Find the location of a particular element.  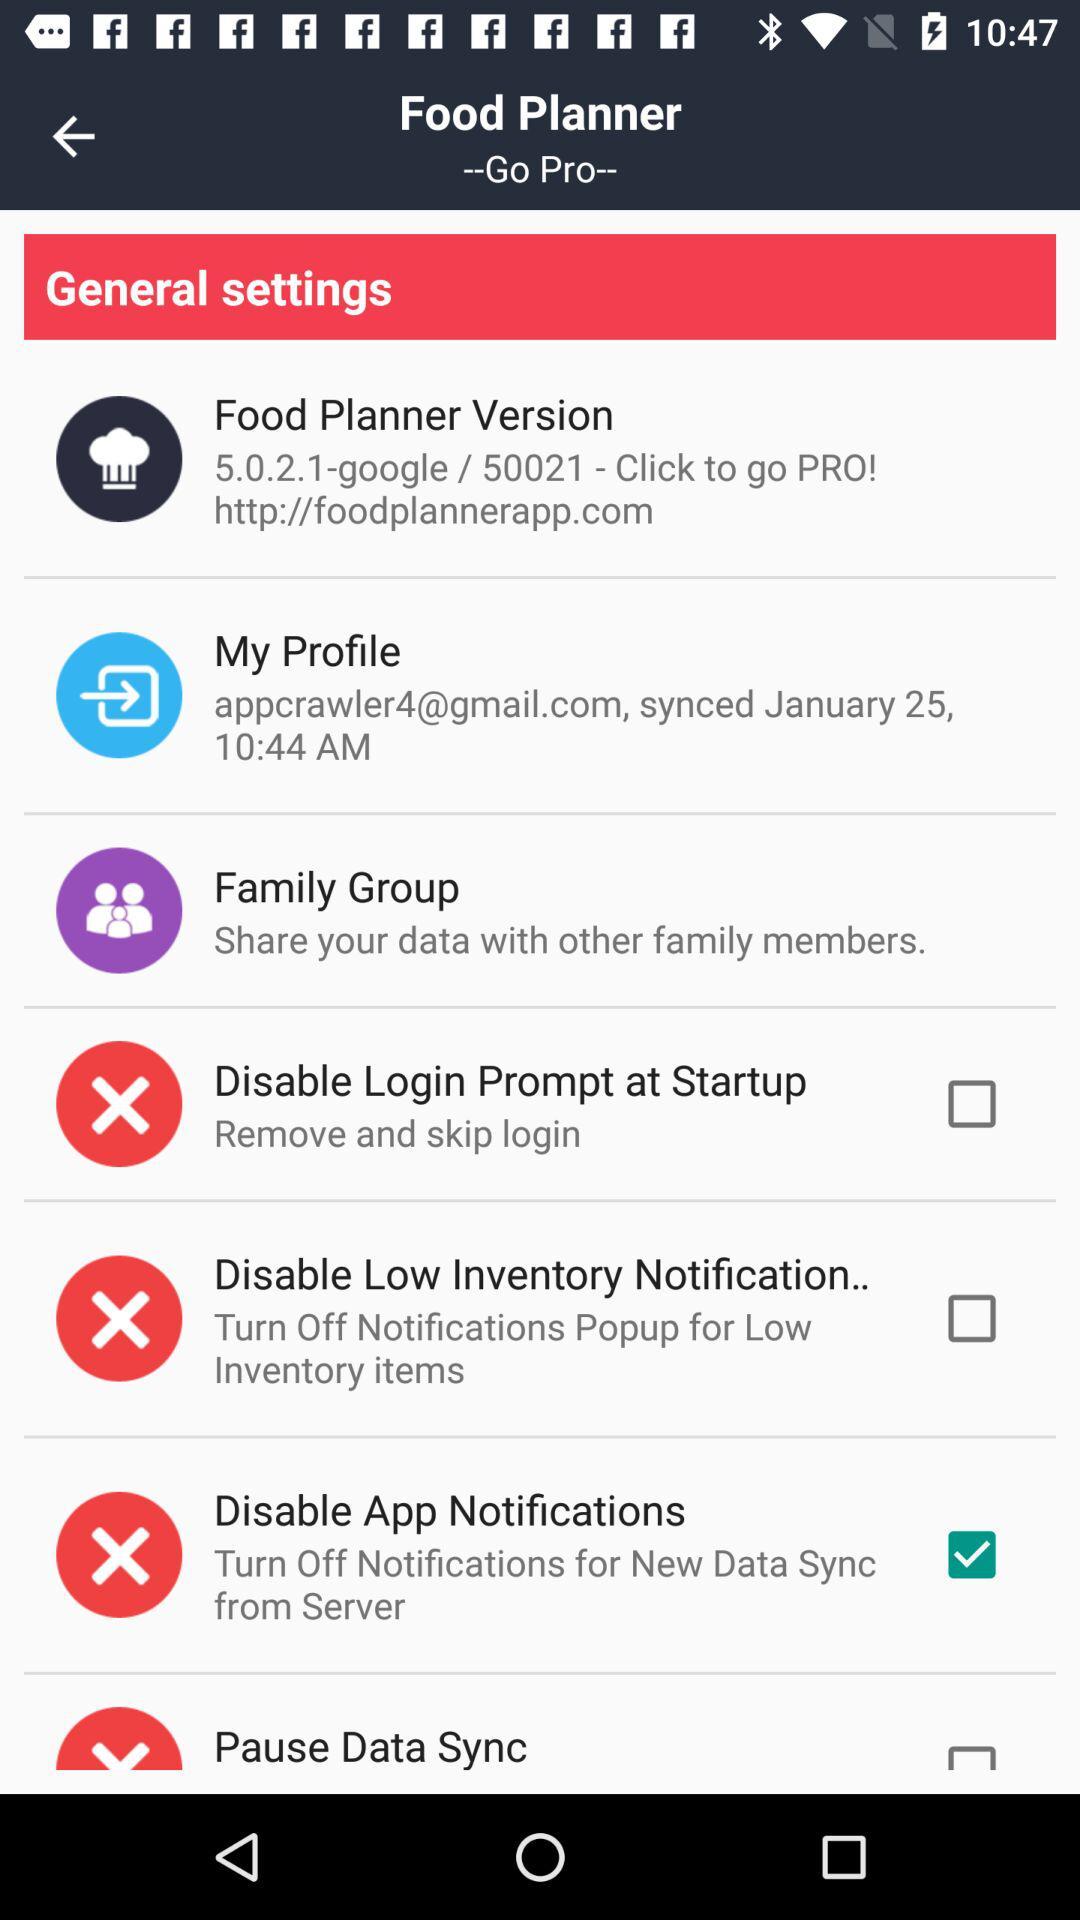

general settings item is located at coordinates (540, 285).